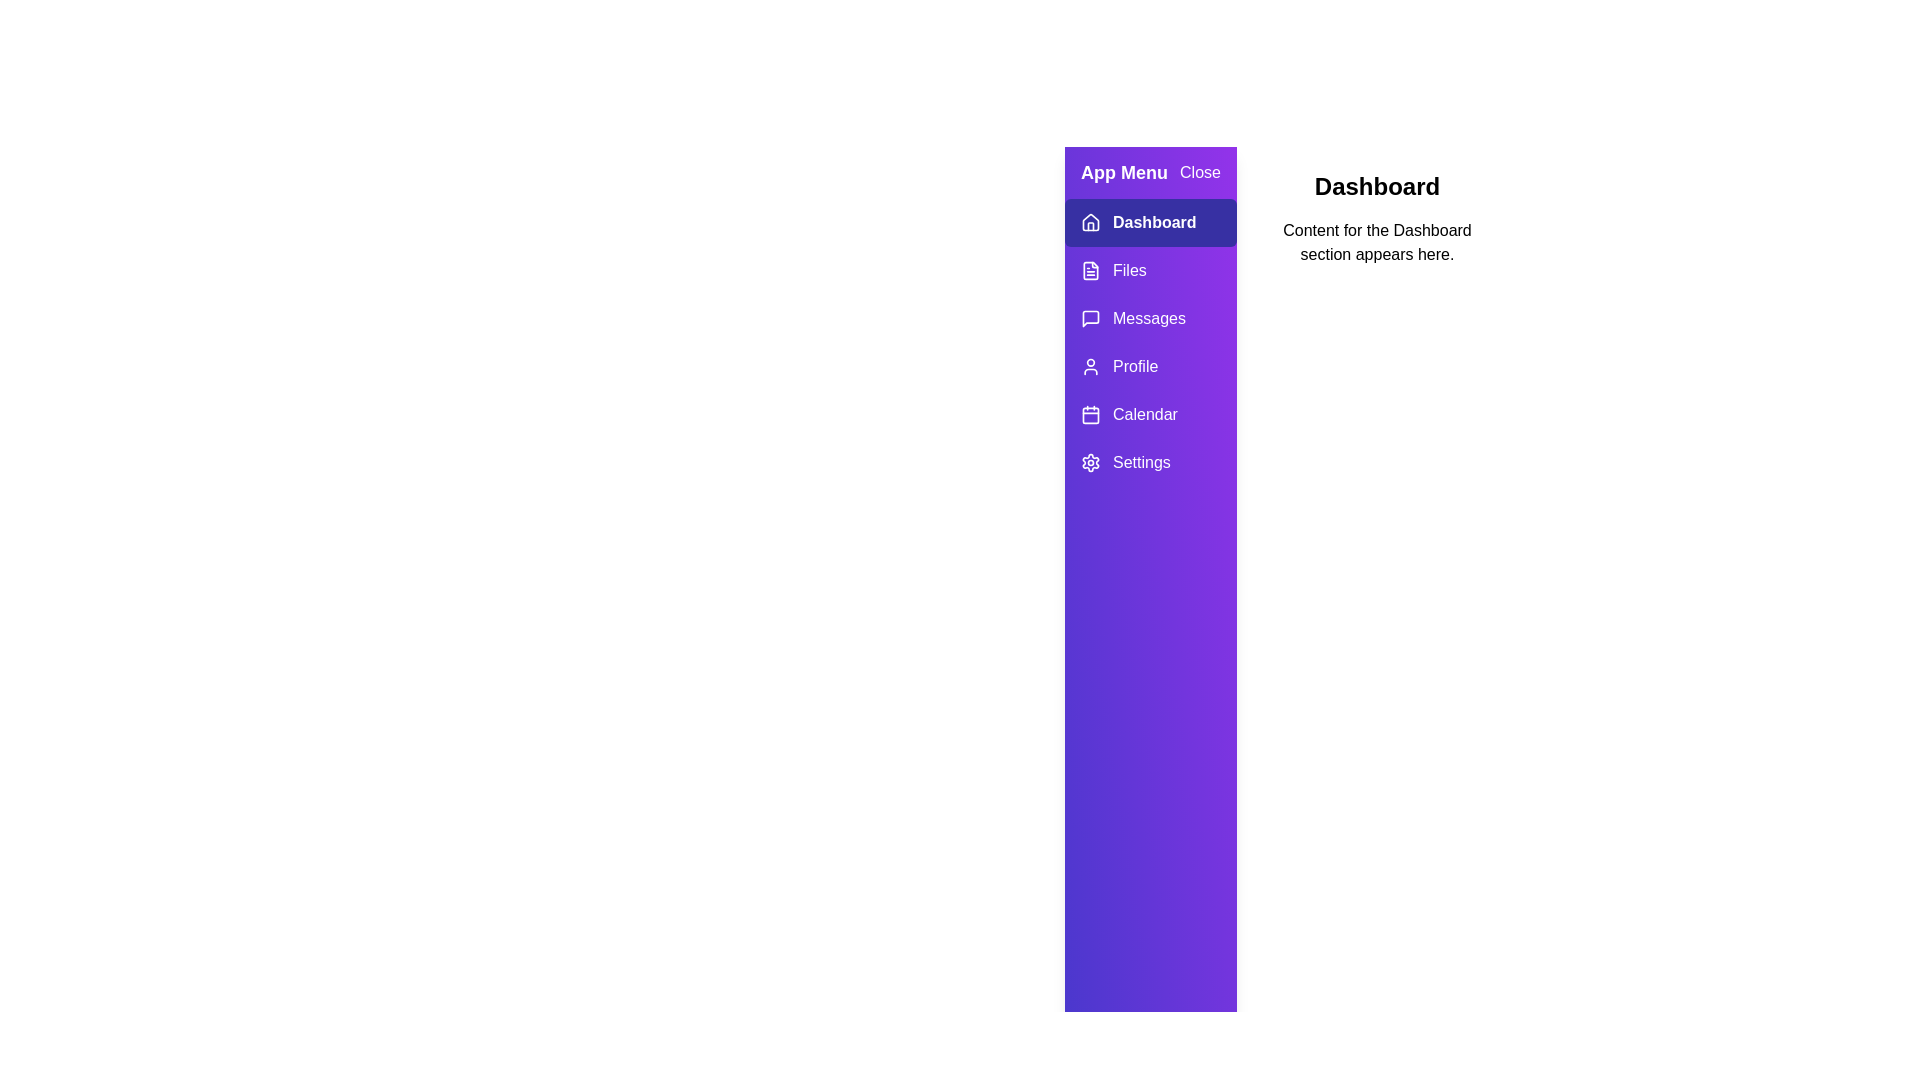  What do you see at coordinates (1200, 172) in the screenshot?
I see `the 'Close' button to close the drawer` at bounding box center [1200, 172].